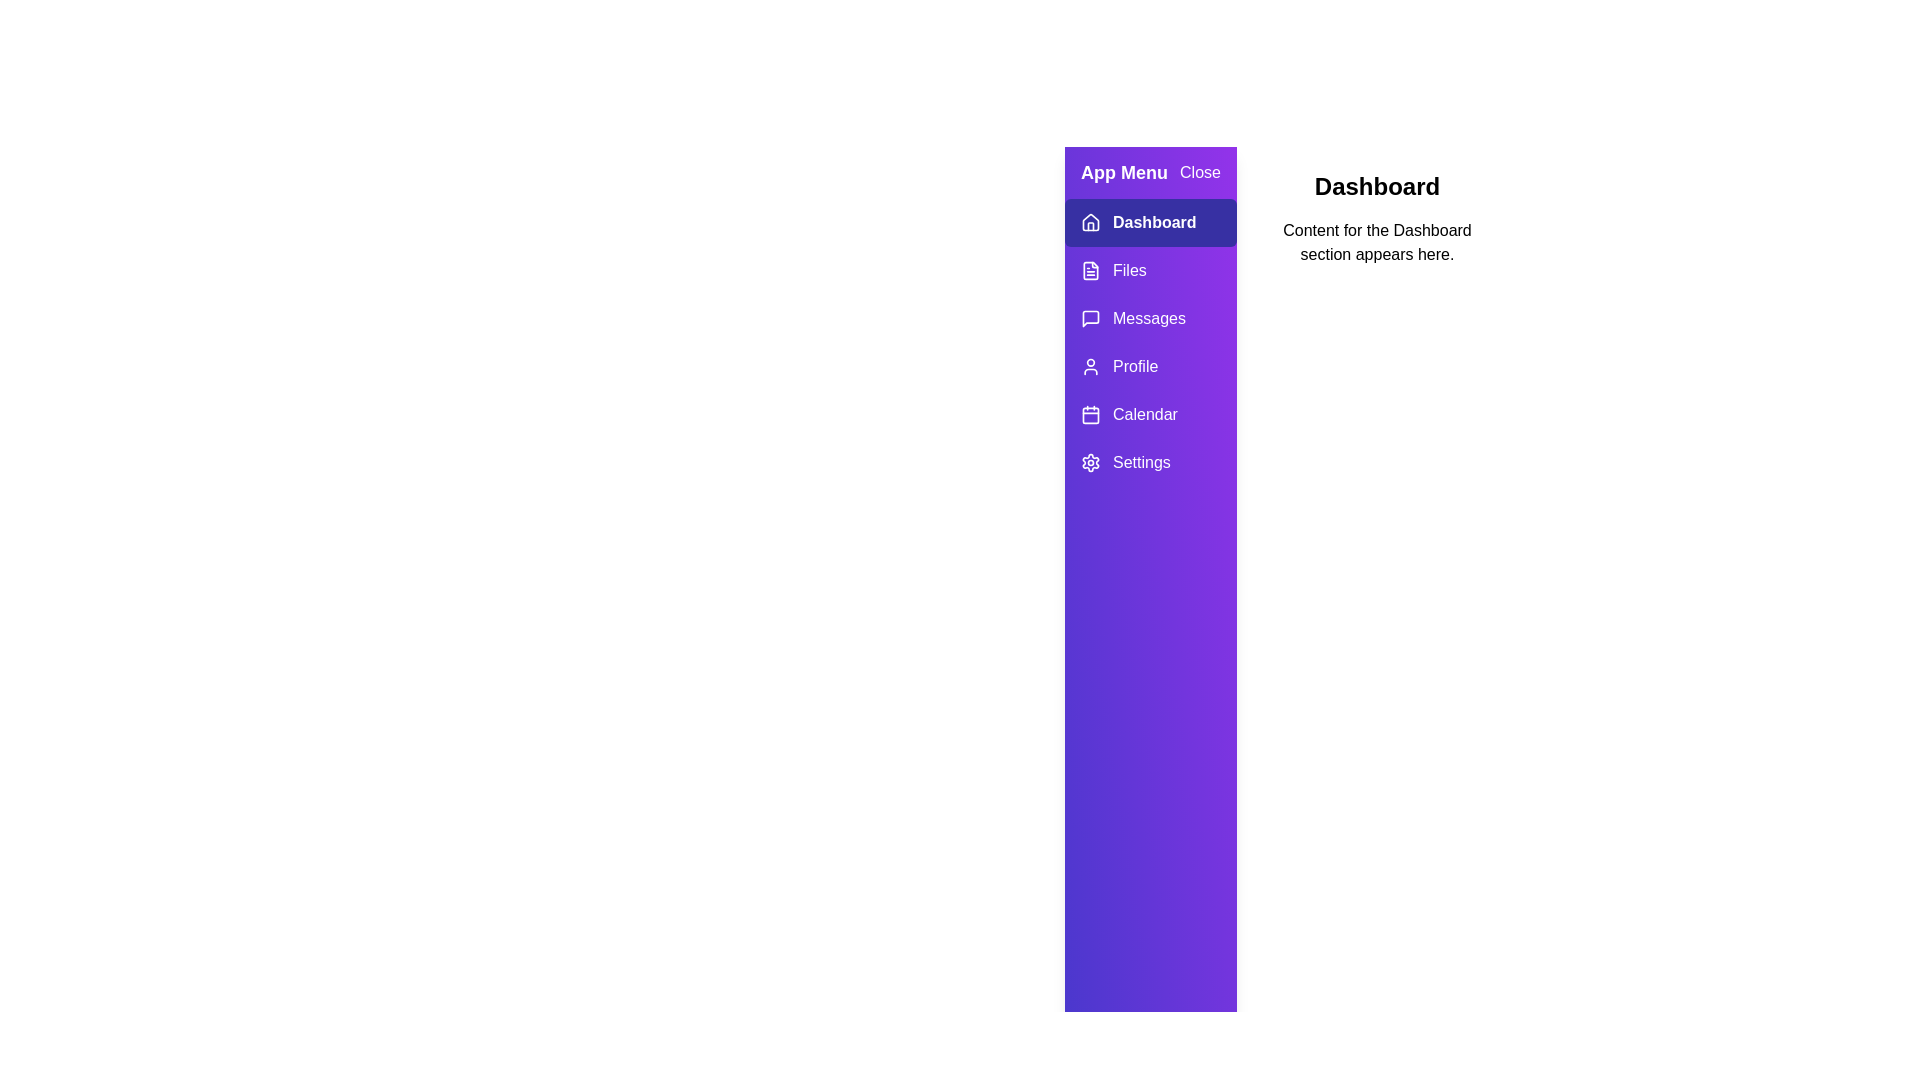  What do you see at coordinates (1200, 172) in the screenshot?
I see `the 'Close' button to close the drawer` at bounding box center [1200, 172].